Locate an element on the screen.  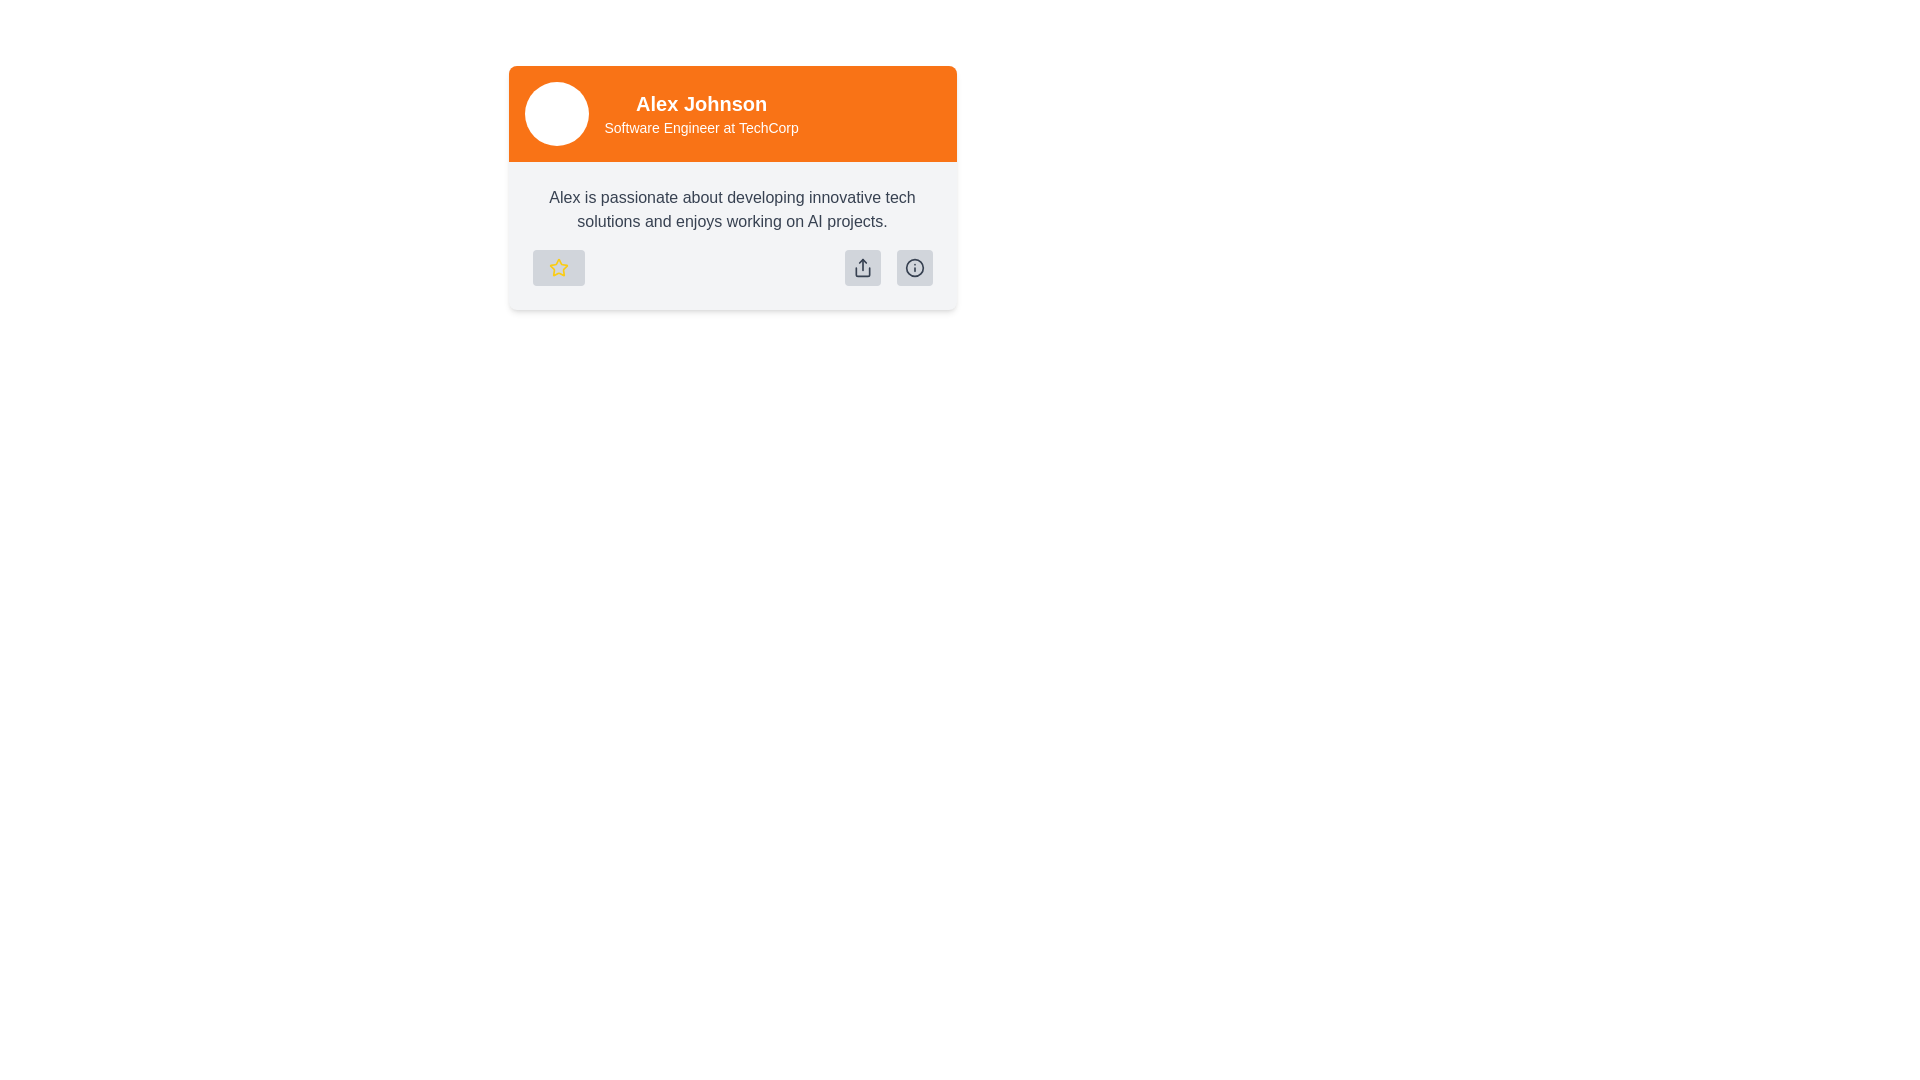
the gray-colored text display that reads: 'Alex is passionate about developing innovative tech solutions and enjoys working on AI projects.' is located at coordinates (731, 209).